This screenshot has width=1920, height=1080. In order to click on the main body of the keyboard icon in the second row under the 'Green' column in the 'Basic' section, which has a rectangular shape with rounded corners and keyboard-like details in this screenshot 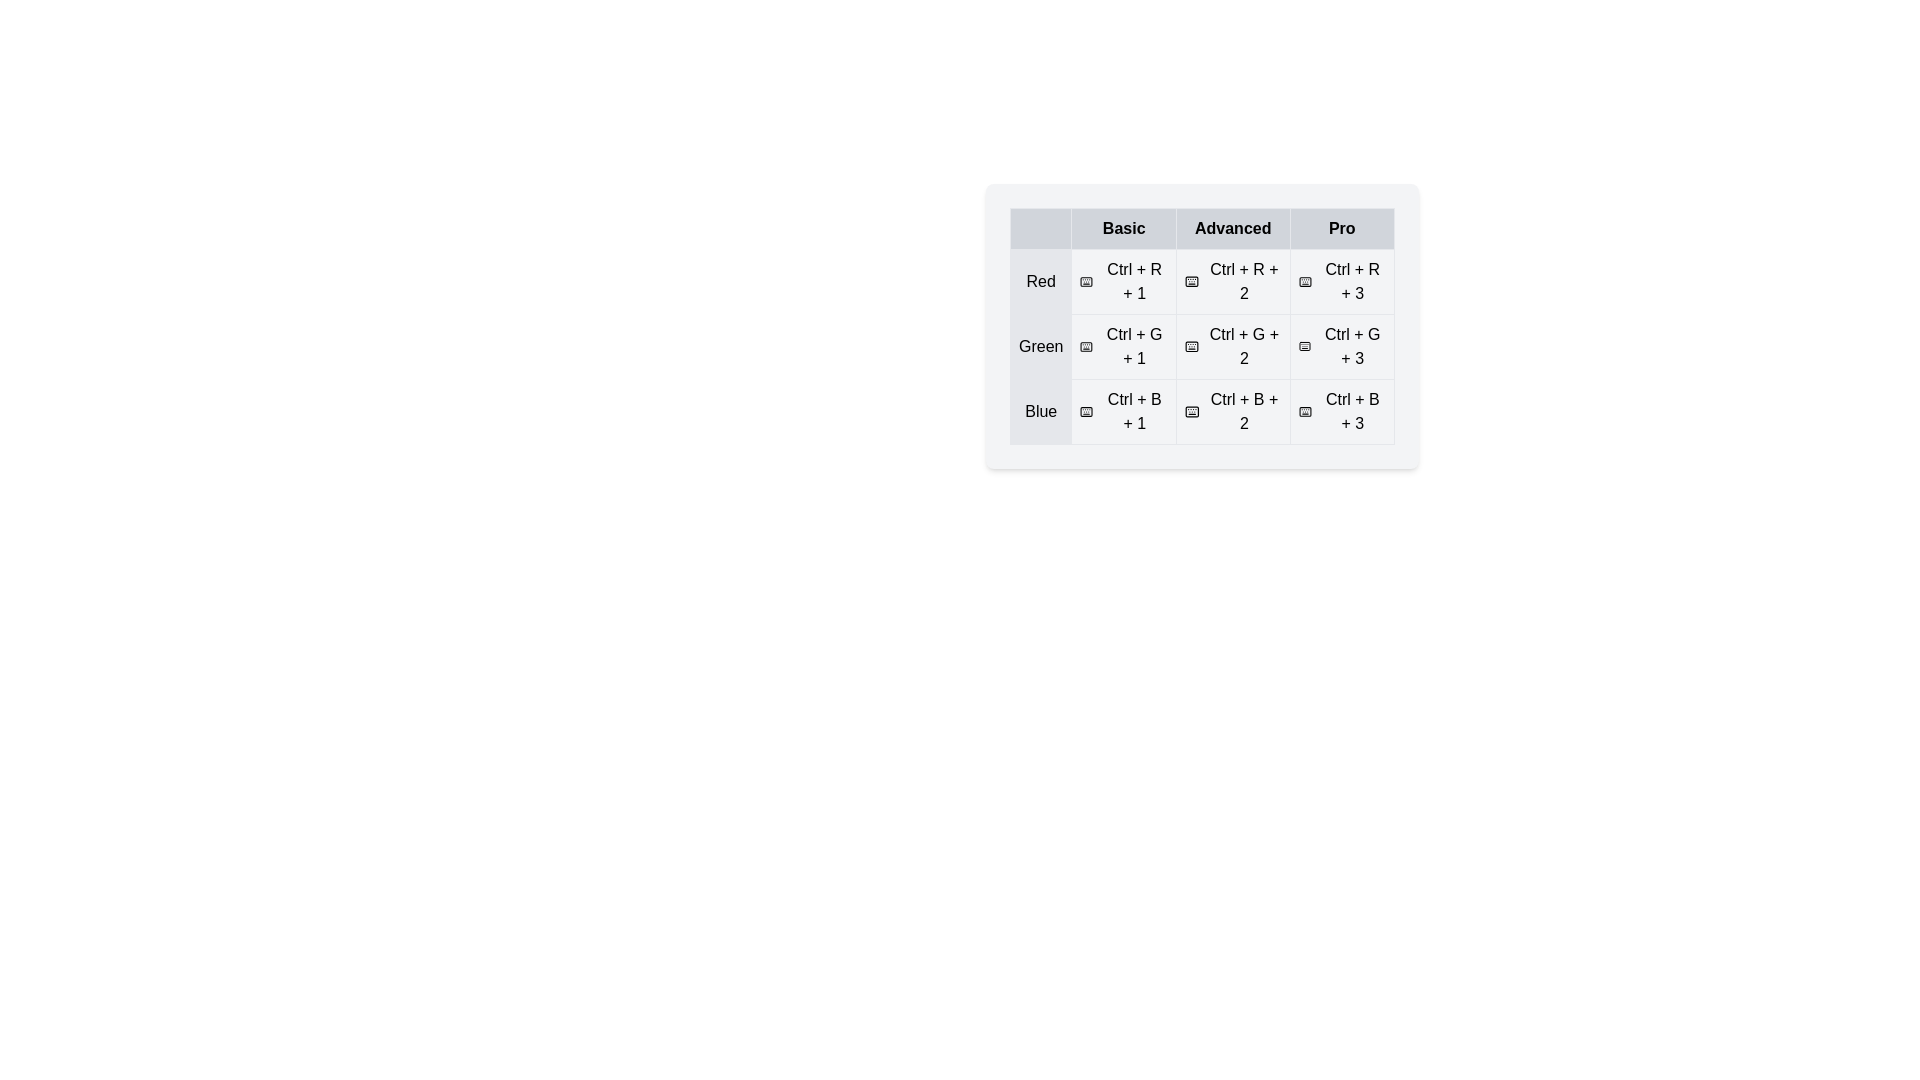, I will do `click(1085, 346)`.